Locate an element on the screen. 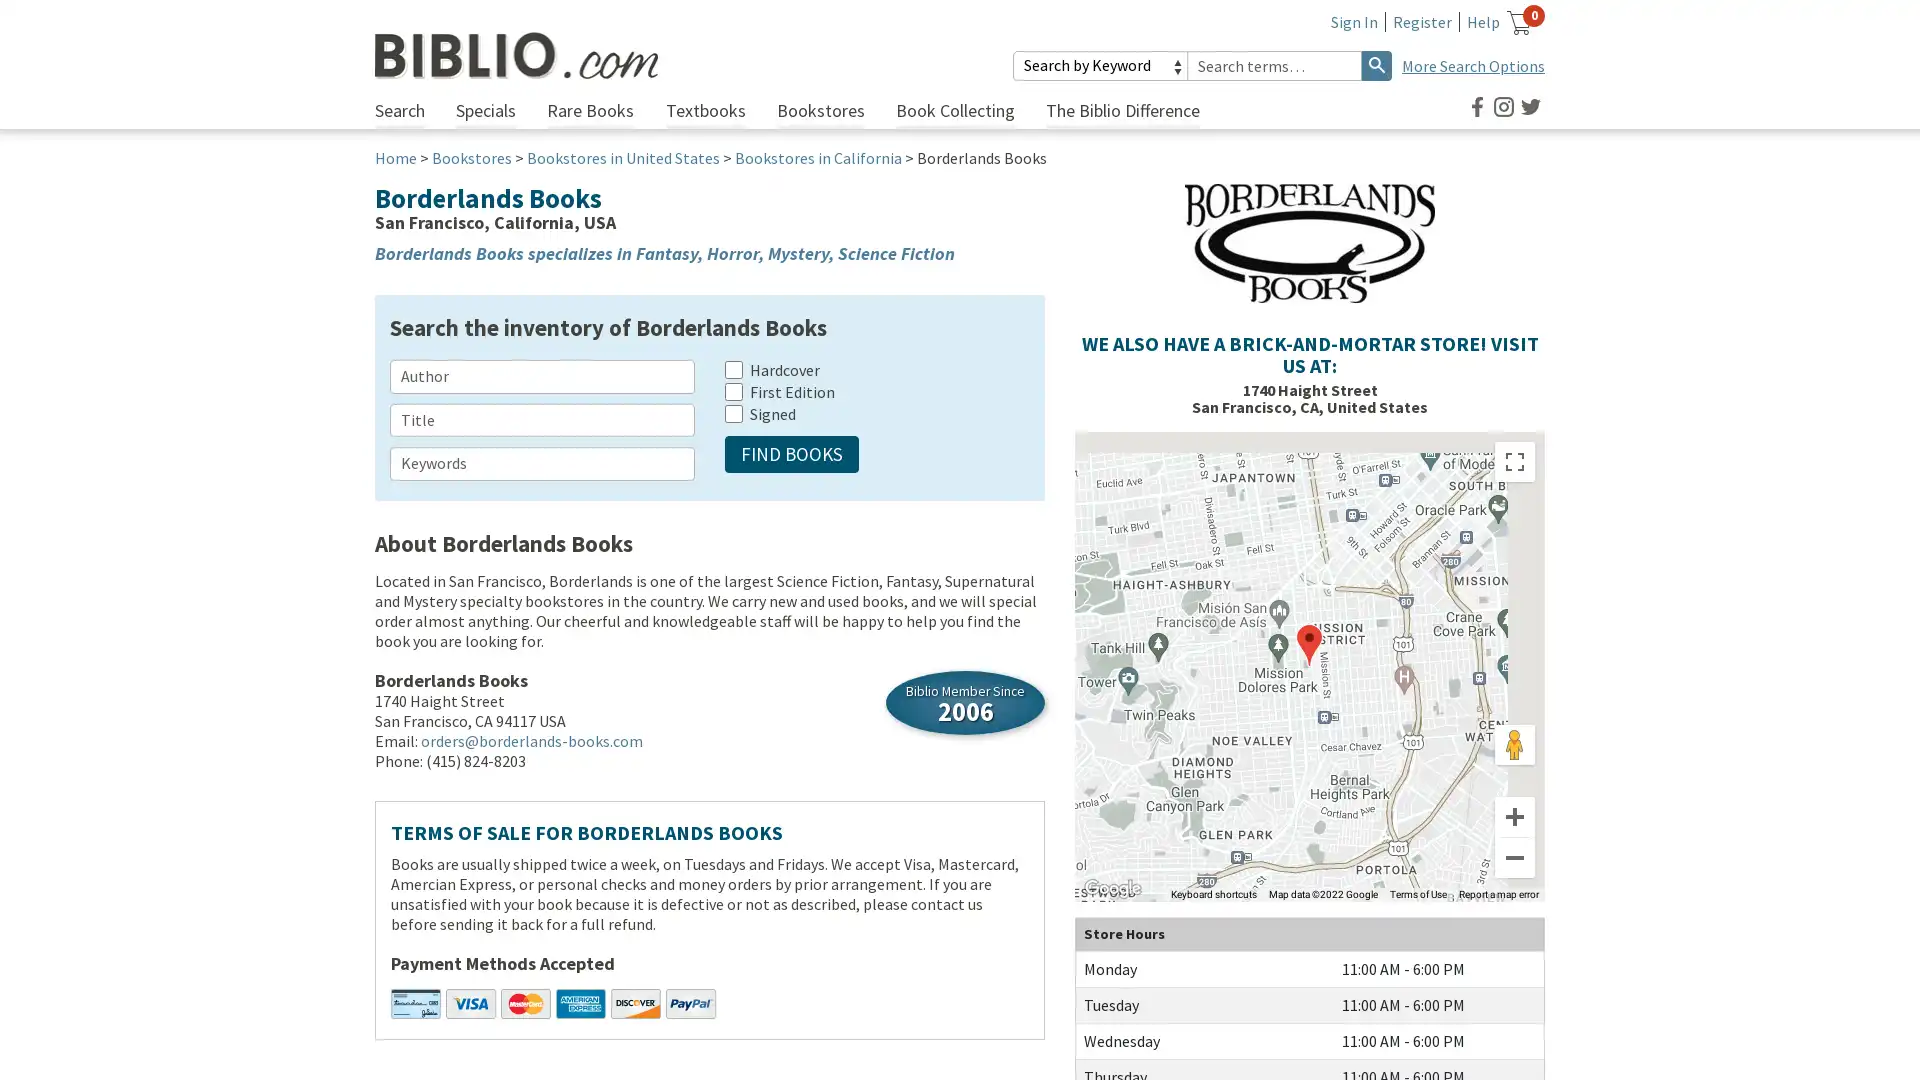 The width and height of the screenshot is (1920, 1080). Toggle fullscreen view is located at coordinates (1515, 462).